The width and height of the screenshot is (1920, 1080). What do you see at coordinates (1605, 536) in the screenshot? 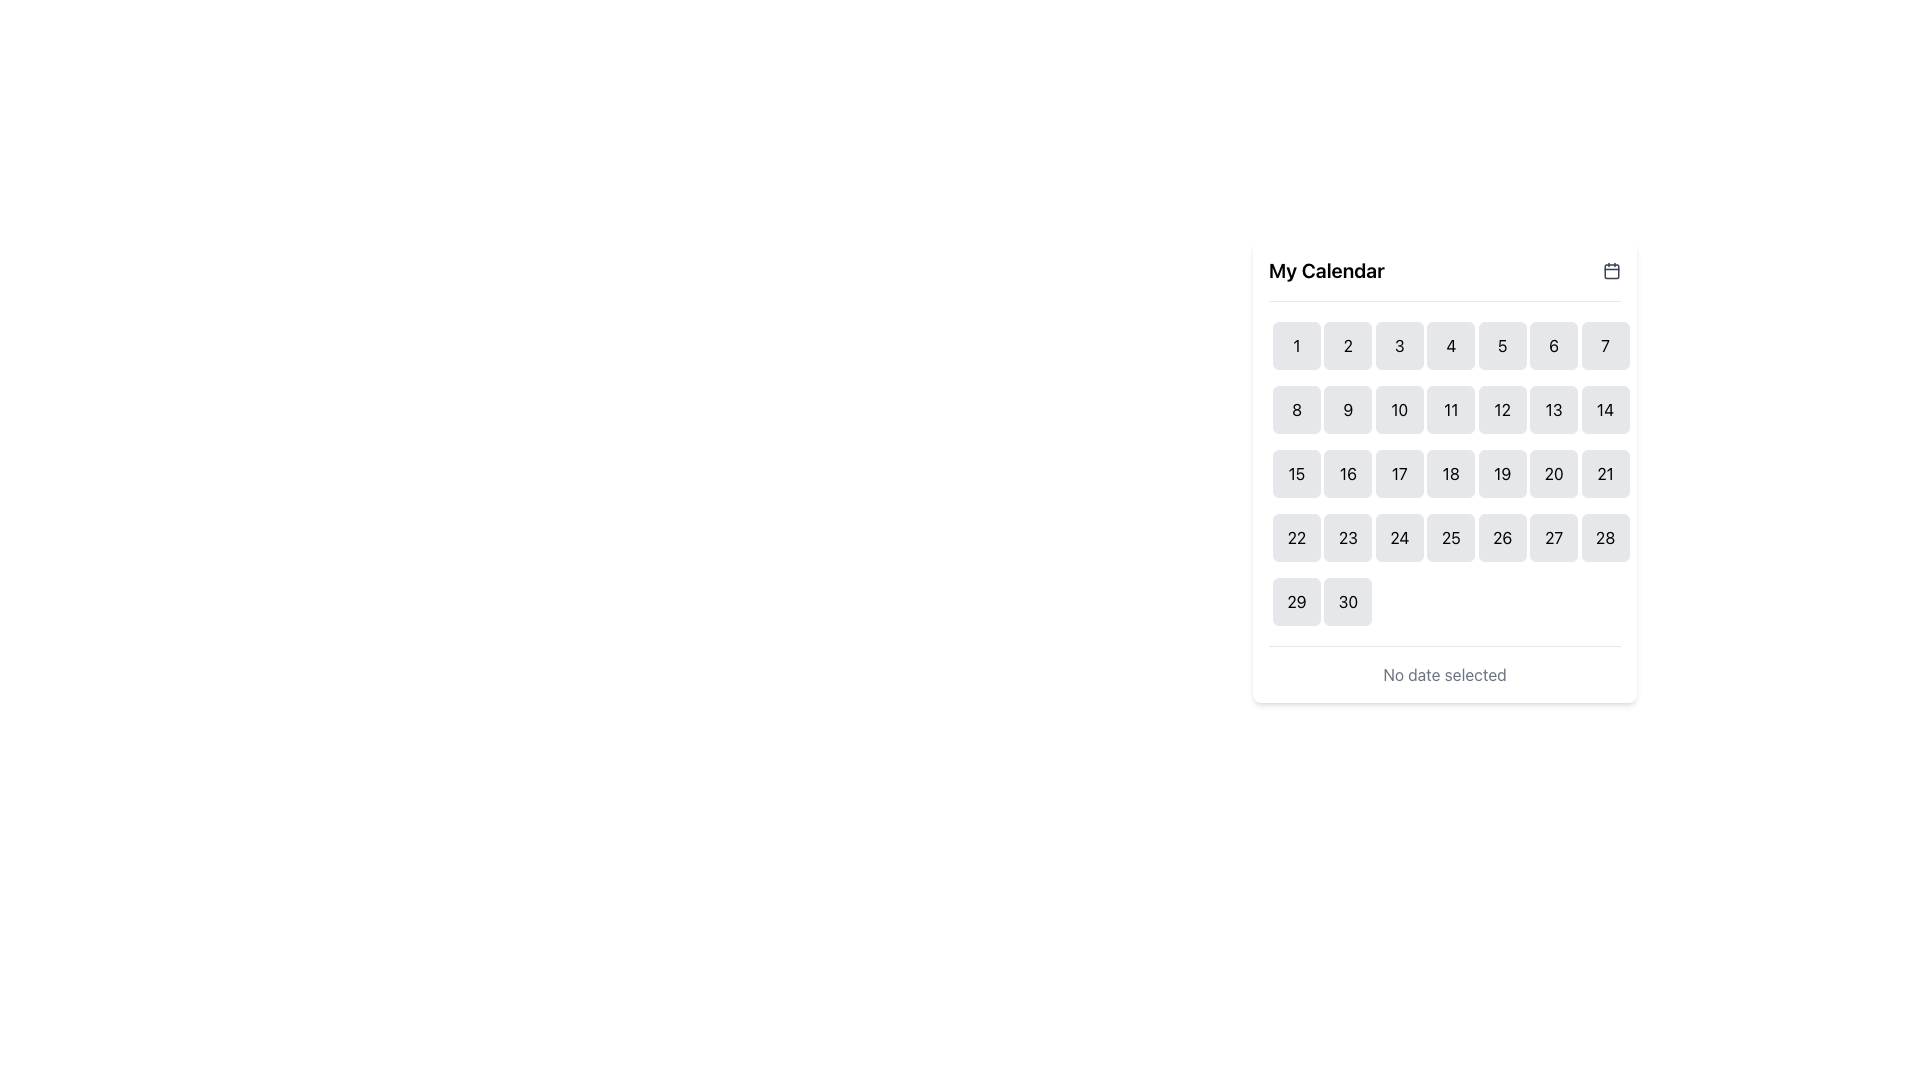
I see `the square-shaped button with rounded corners that has a light gray background and the text '28' centered in bold black font, located in the fifth row and seventh column of the calendar grid` at bounding box center [1605, 536].